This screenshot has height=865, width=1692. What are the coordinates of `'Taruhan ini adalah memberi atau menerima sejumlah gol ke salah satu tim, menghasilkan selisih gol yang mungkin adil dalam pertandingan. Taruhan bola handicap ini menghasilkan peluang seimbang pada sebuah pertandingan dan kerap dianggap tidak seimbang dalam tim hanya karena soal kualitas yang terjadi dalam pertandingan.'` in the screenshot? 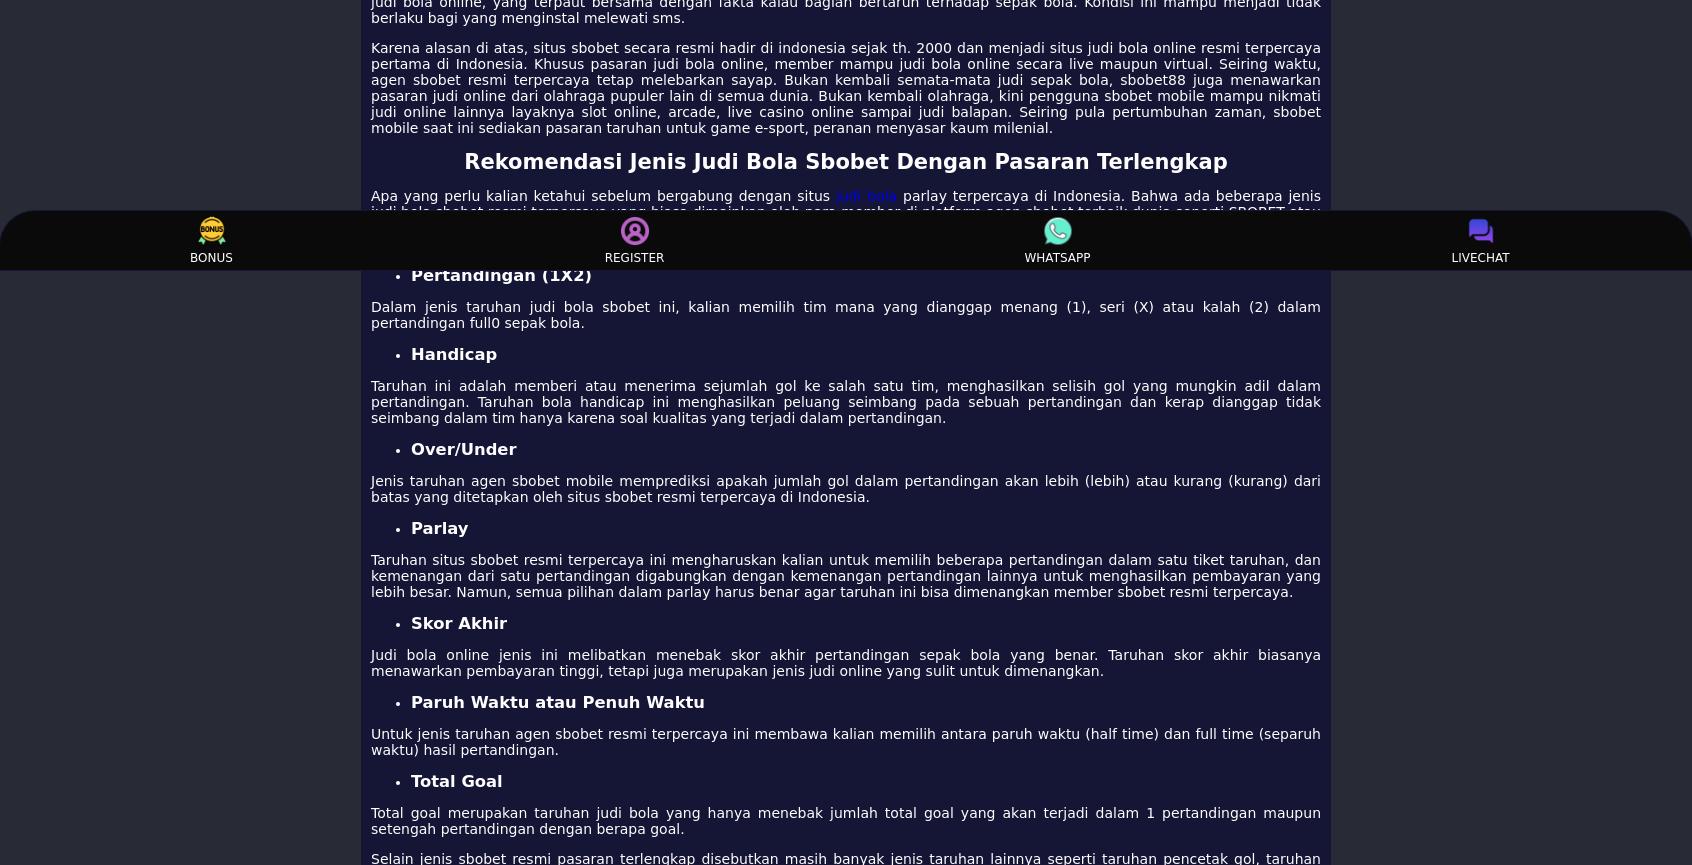 It's located at (846, 401).